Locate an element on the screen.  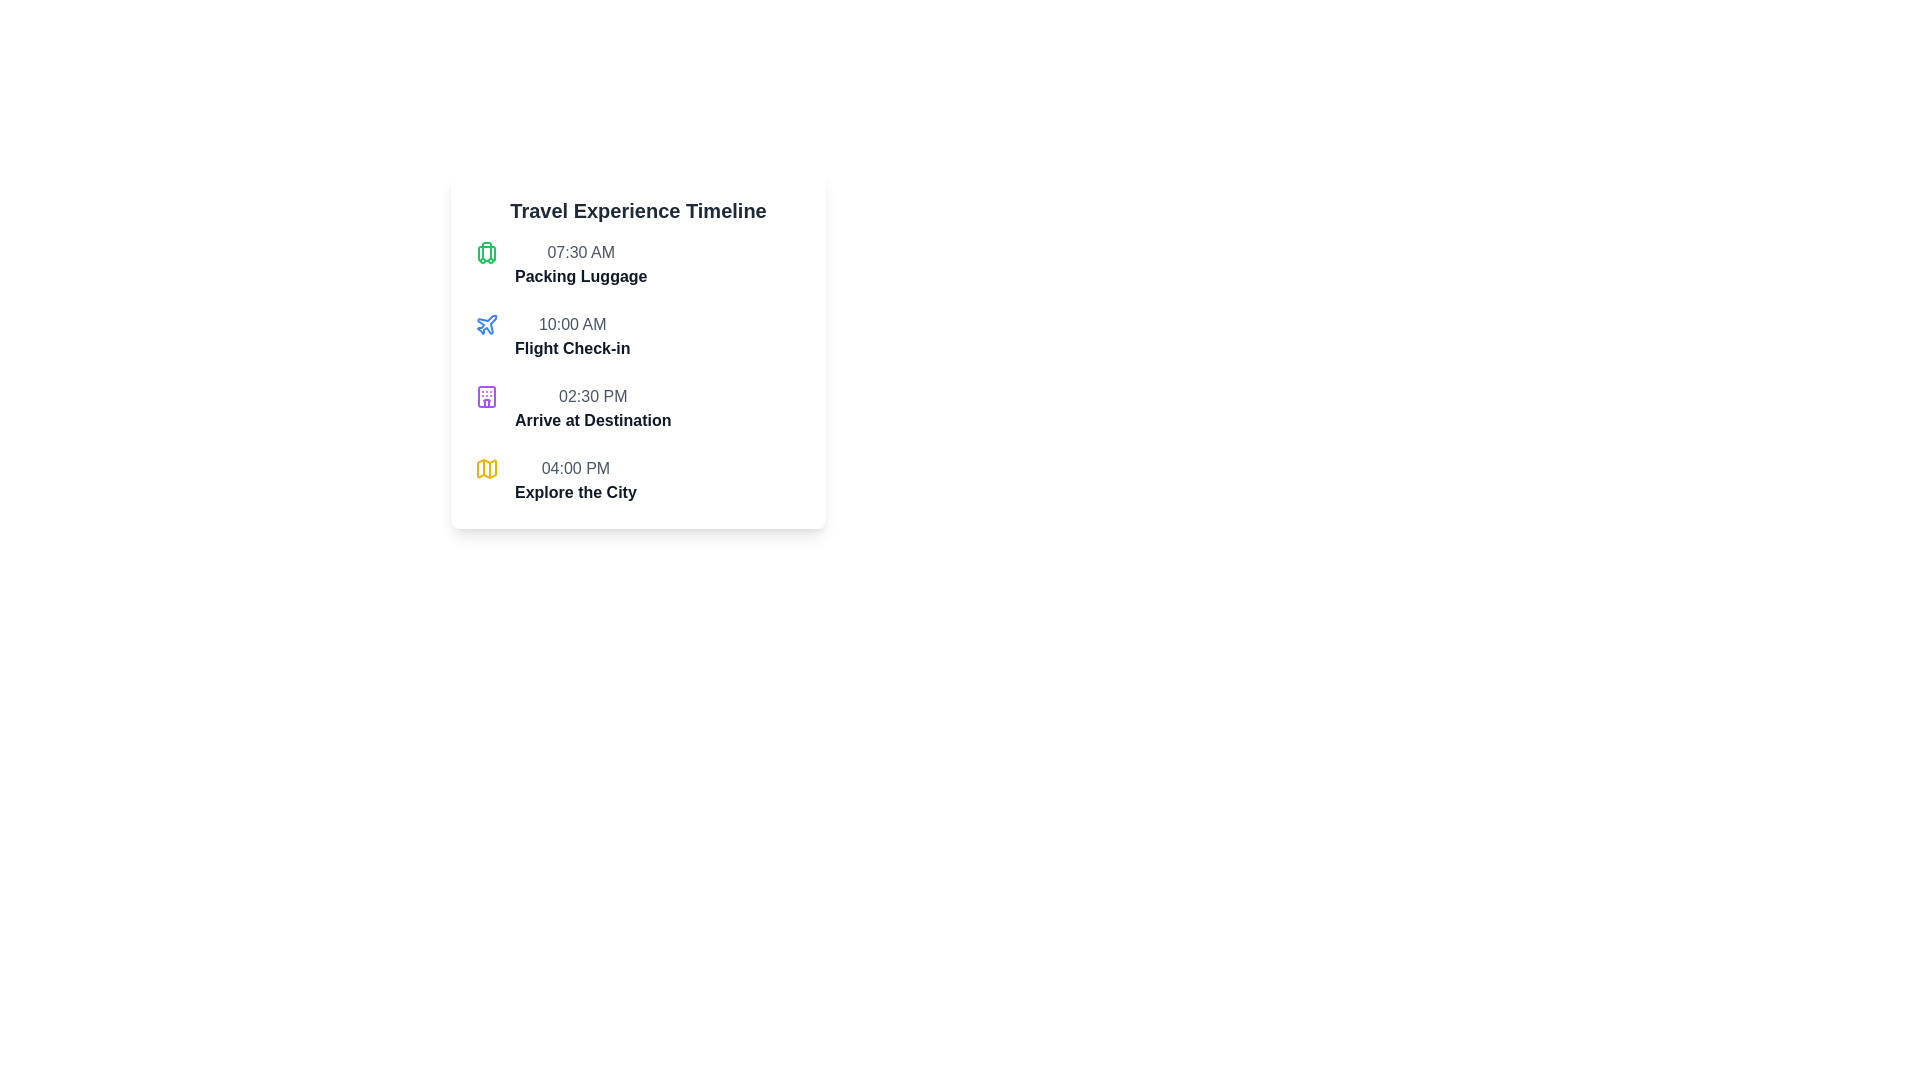
the third item in the vertically stacked list that provides a timestamp and description for a scheduled event is located at coordinates (637, 407).